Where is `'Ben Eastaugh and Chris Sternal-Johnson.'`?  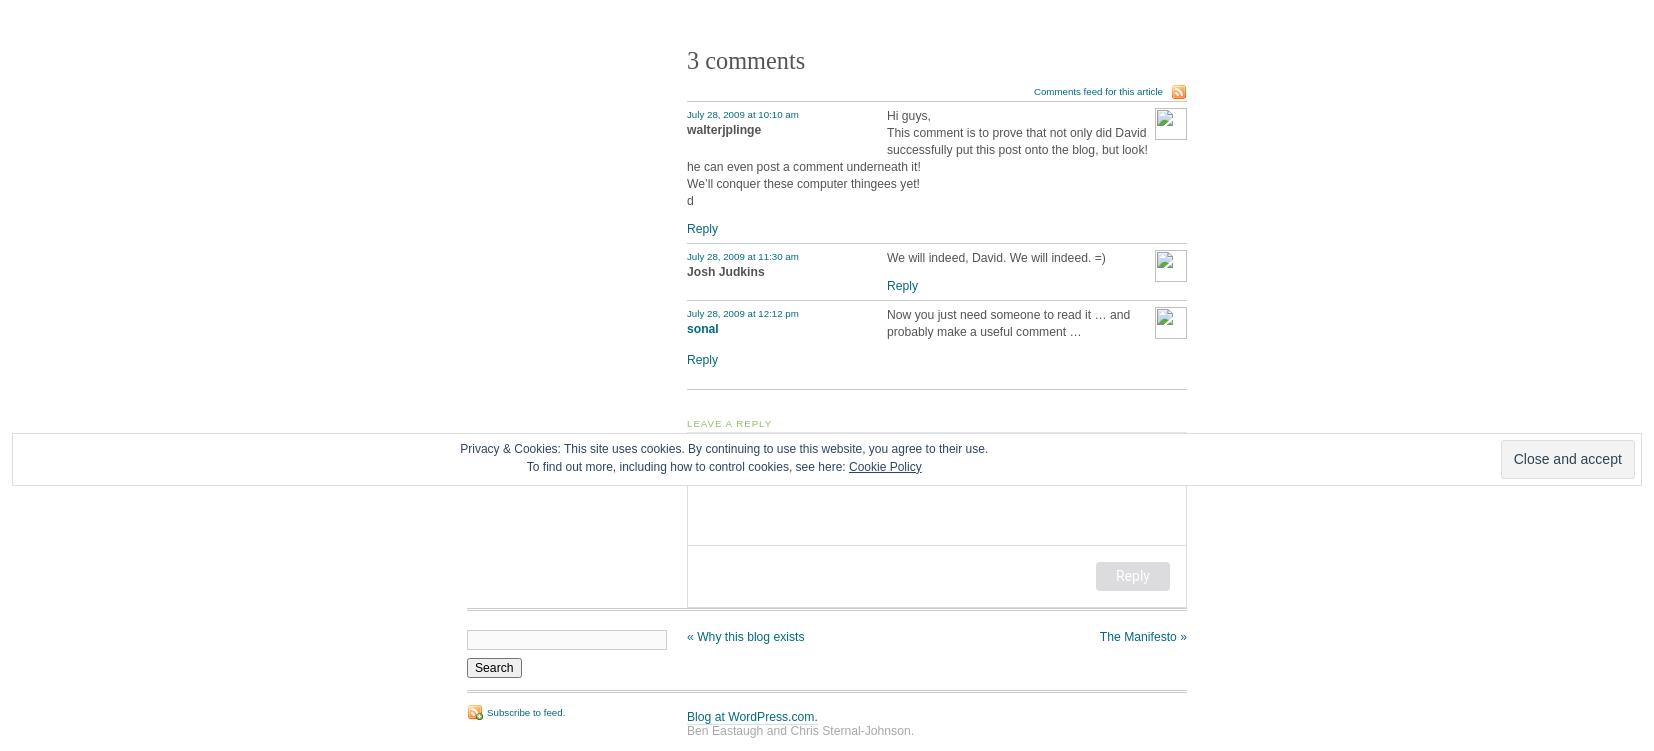
'Ben Eastaugh and Chris Sternal-Johnson.' is located at coordinates (800, 730).